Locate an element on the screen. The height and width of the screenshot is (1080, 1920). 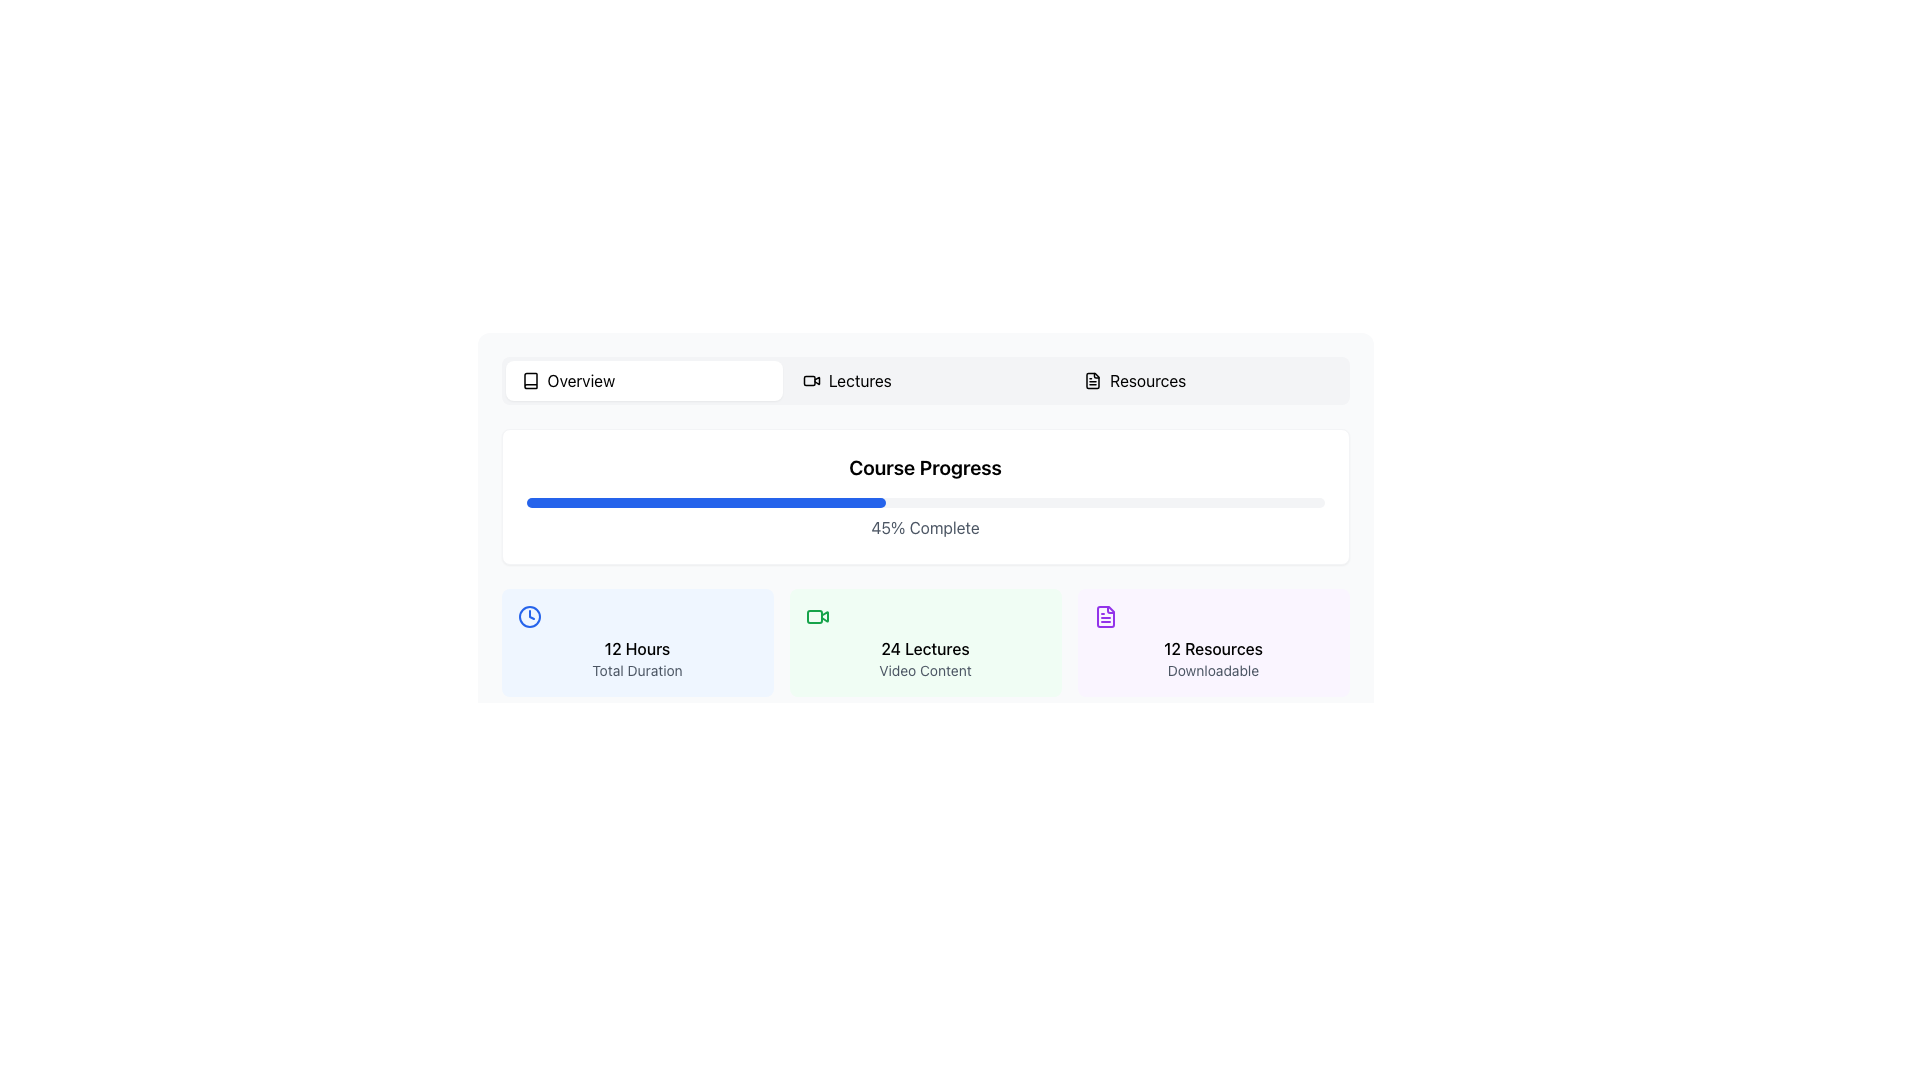
the text label that displays the total duration of a course or program, which shows a numeric value followed by 'Hours', located centrally beneath a clock icon is located at coordinates (636, 648).